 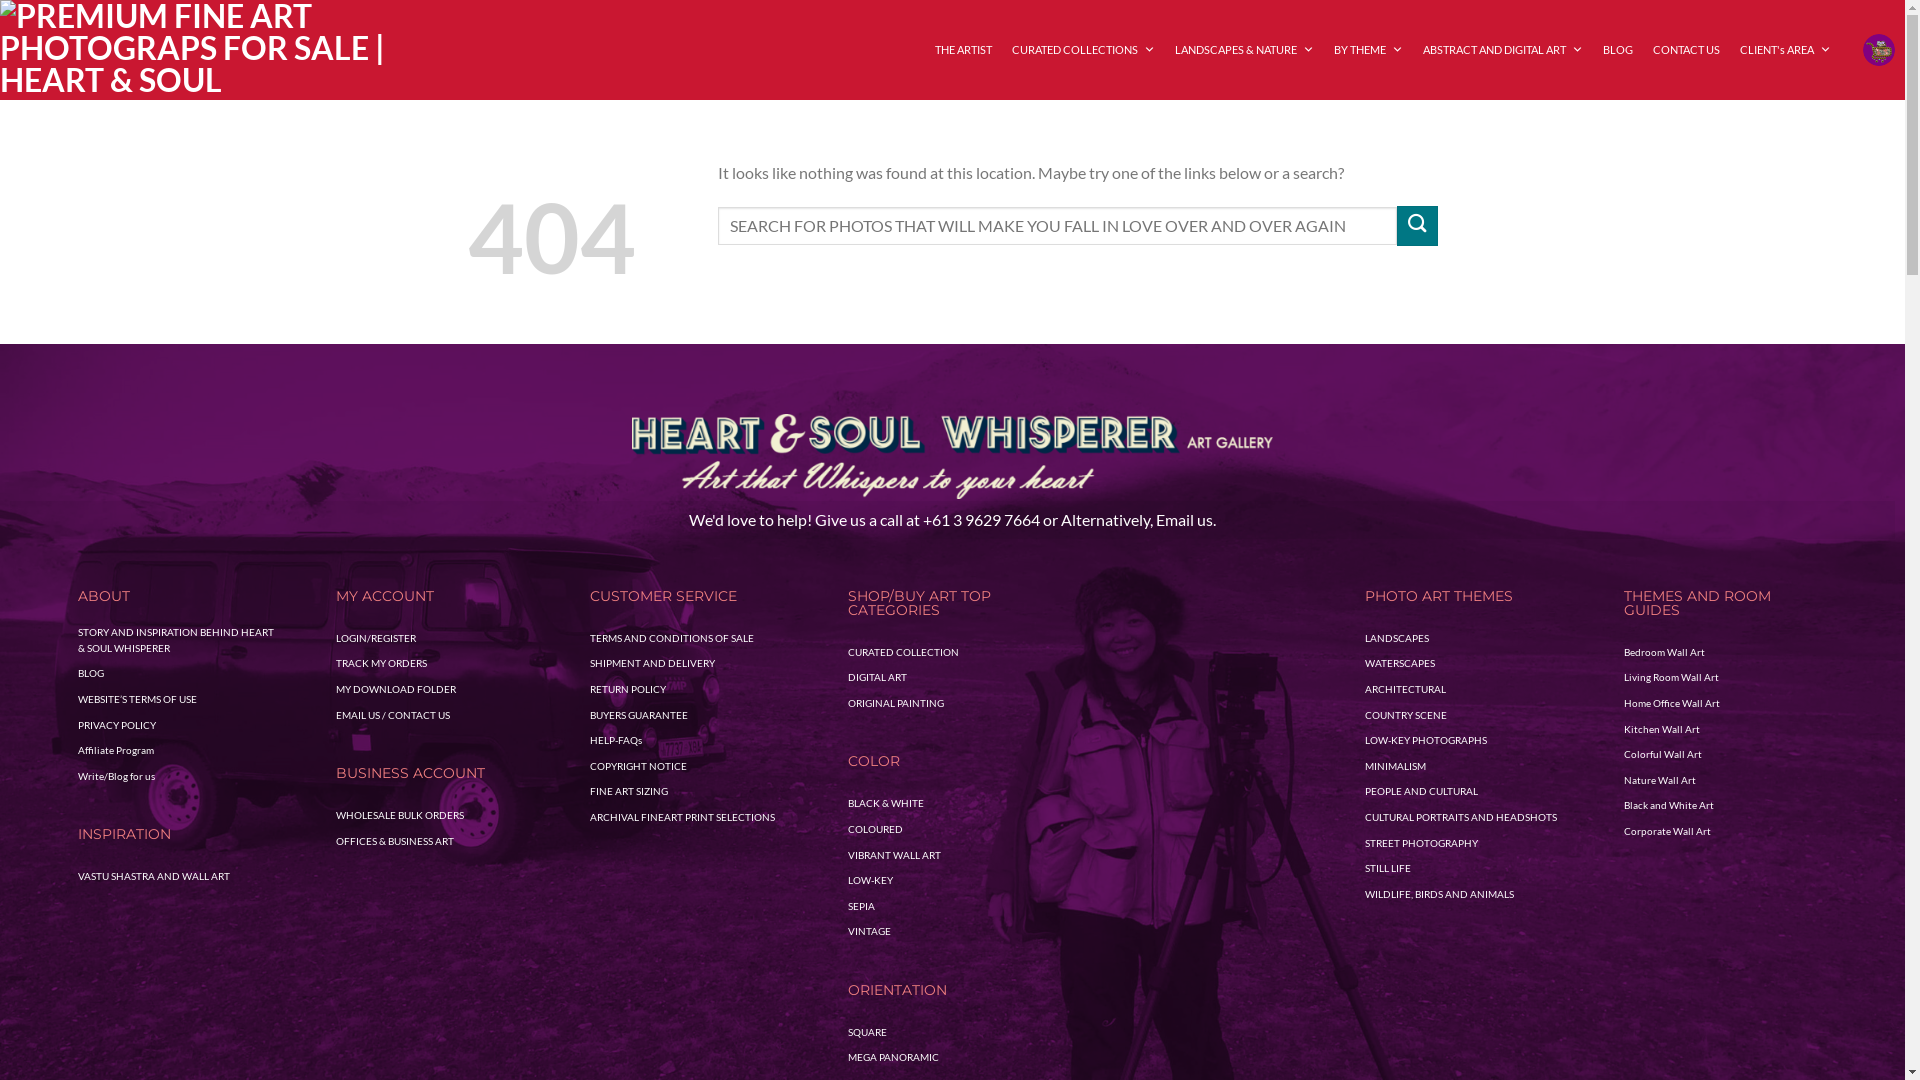 What do you see at coordinates (77, 640) in the screenshot?
I see `'STORY AND INSPIRATION BEHIND HEART & SOUL WHISPERER'` at bounding box center [77, 640].